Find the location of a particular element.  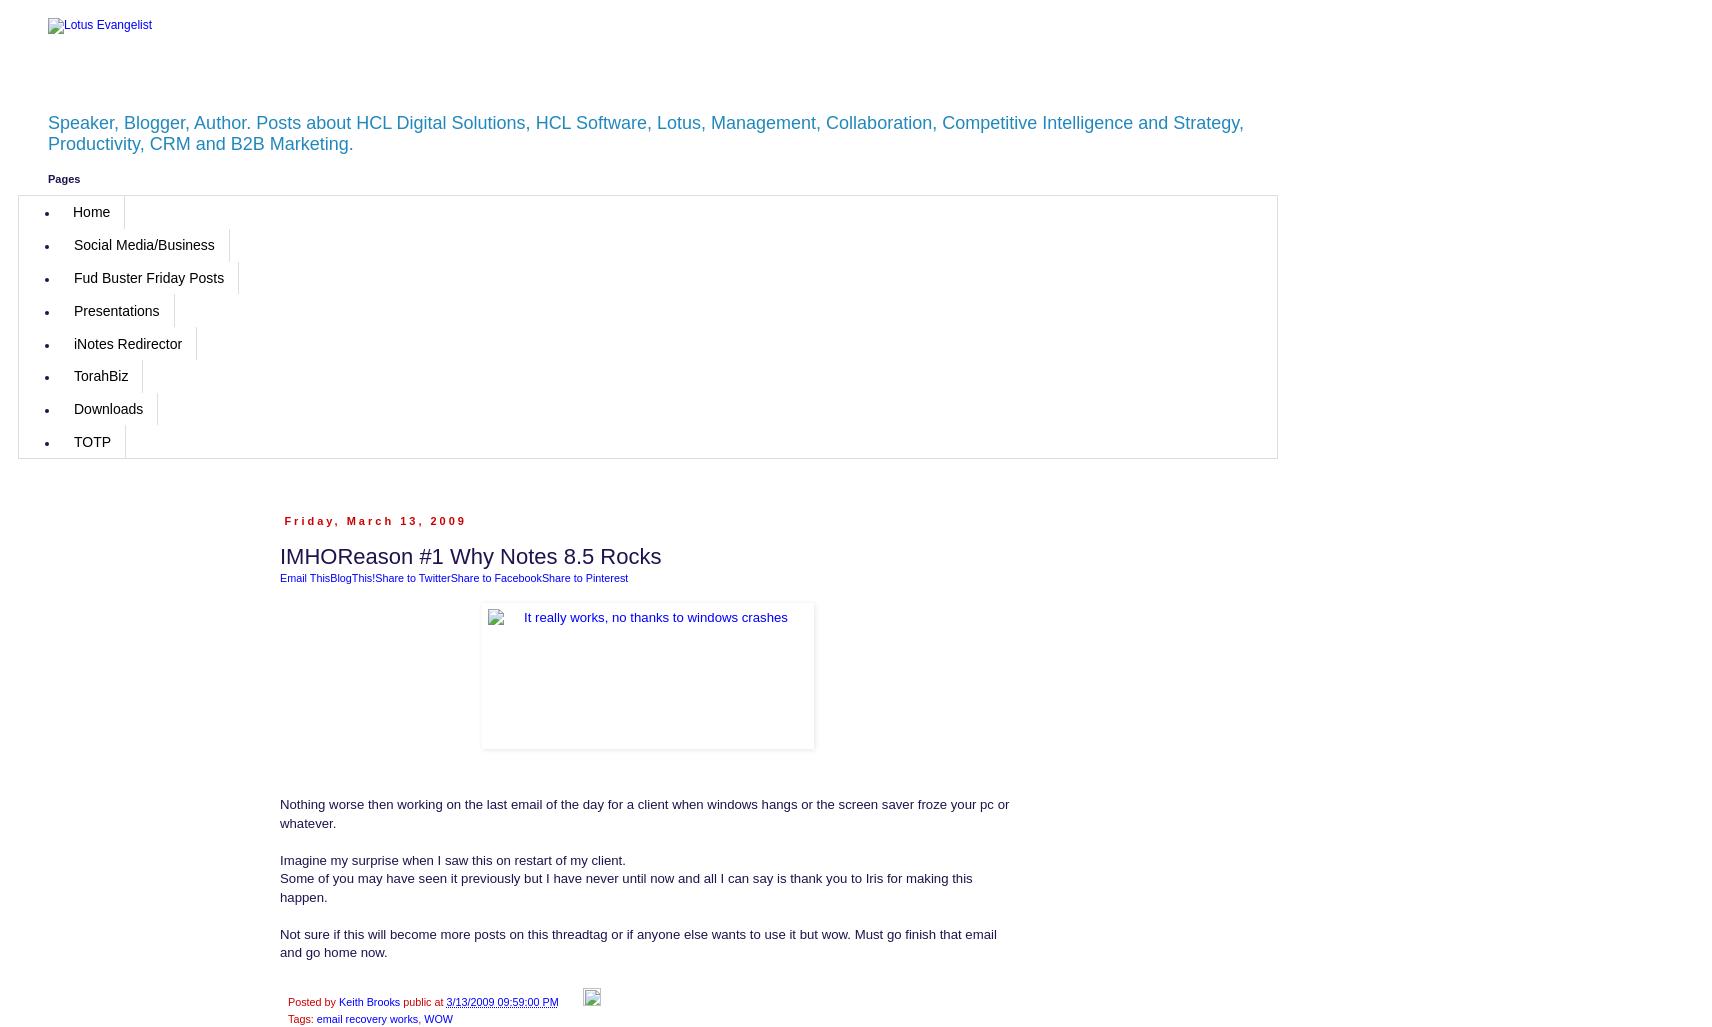

'iNotes Redirector' is located at coordinates (72, 343).